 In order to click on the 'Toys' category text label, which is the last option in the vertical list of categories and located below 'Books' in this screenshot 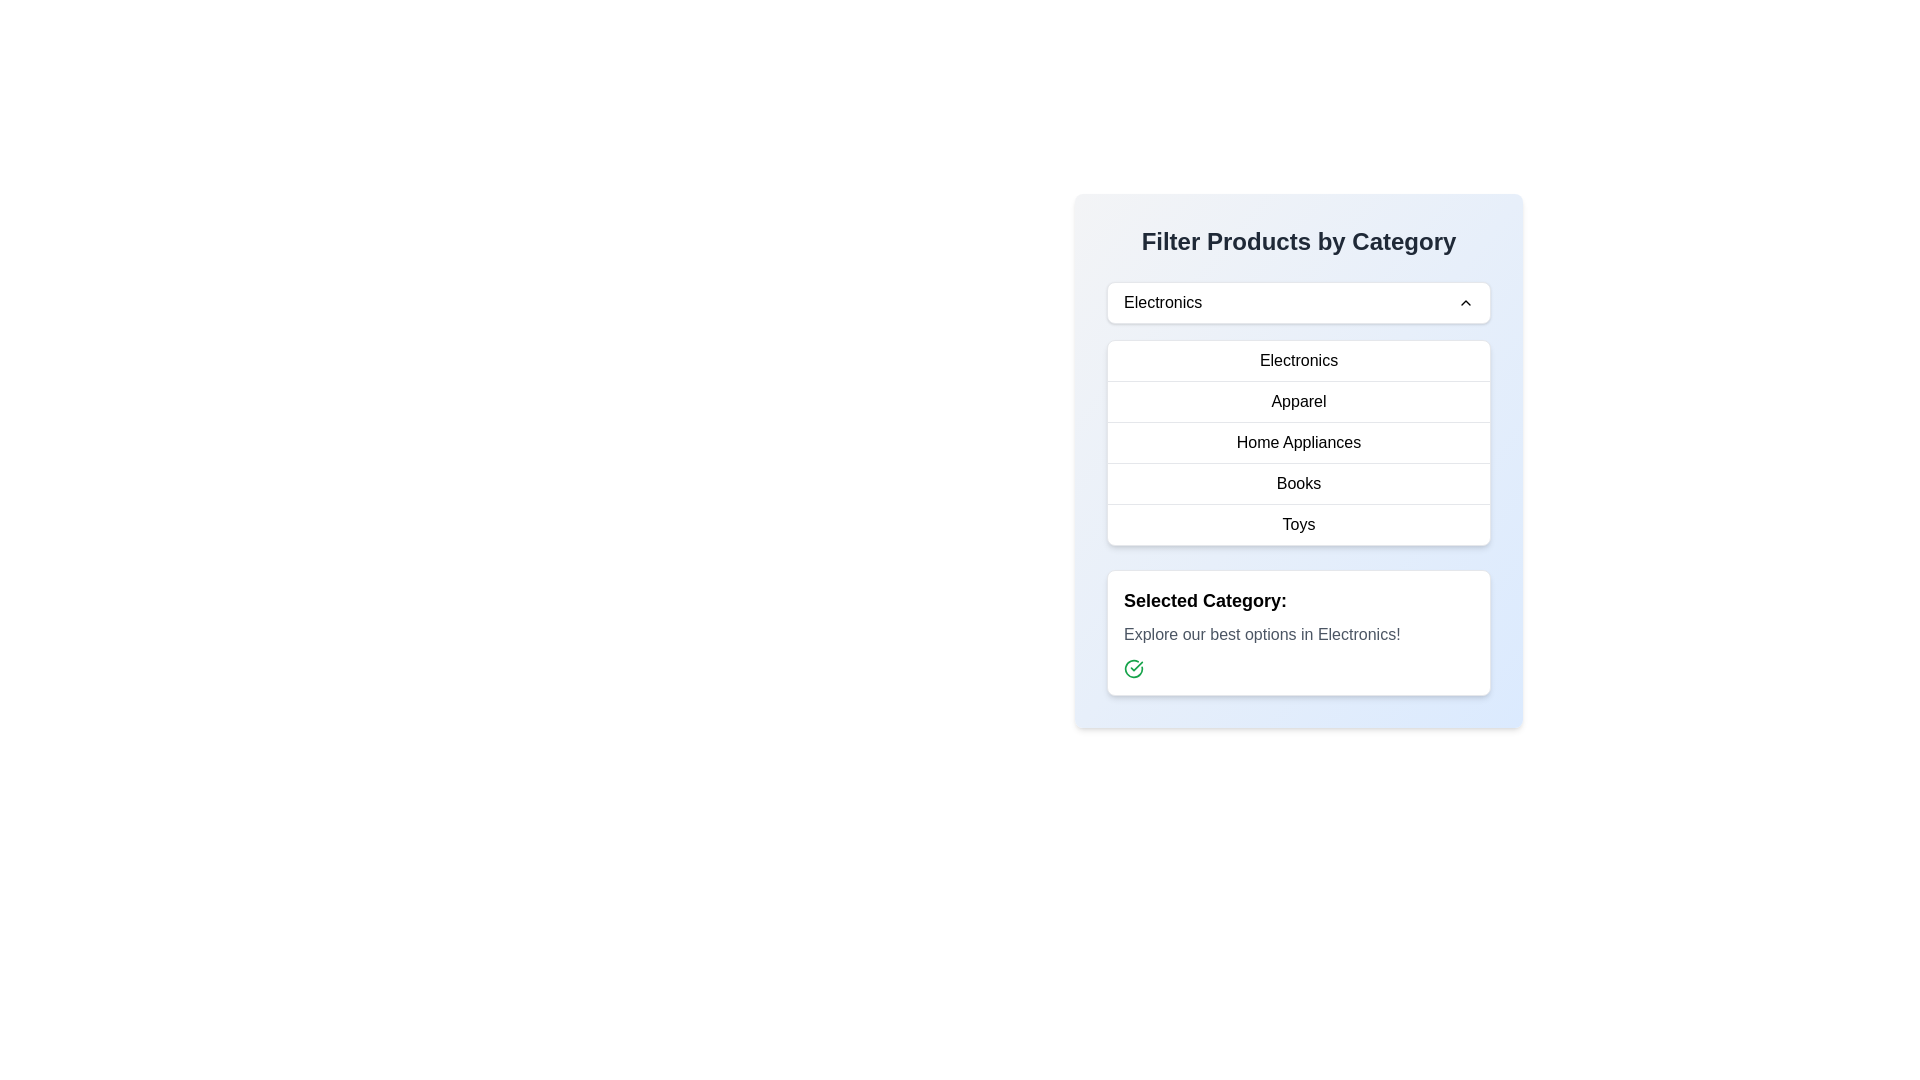, I will do `click(1299, 523)`.